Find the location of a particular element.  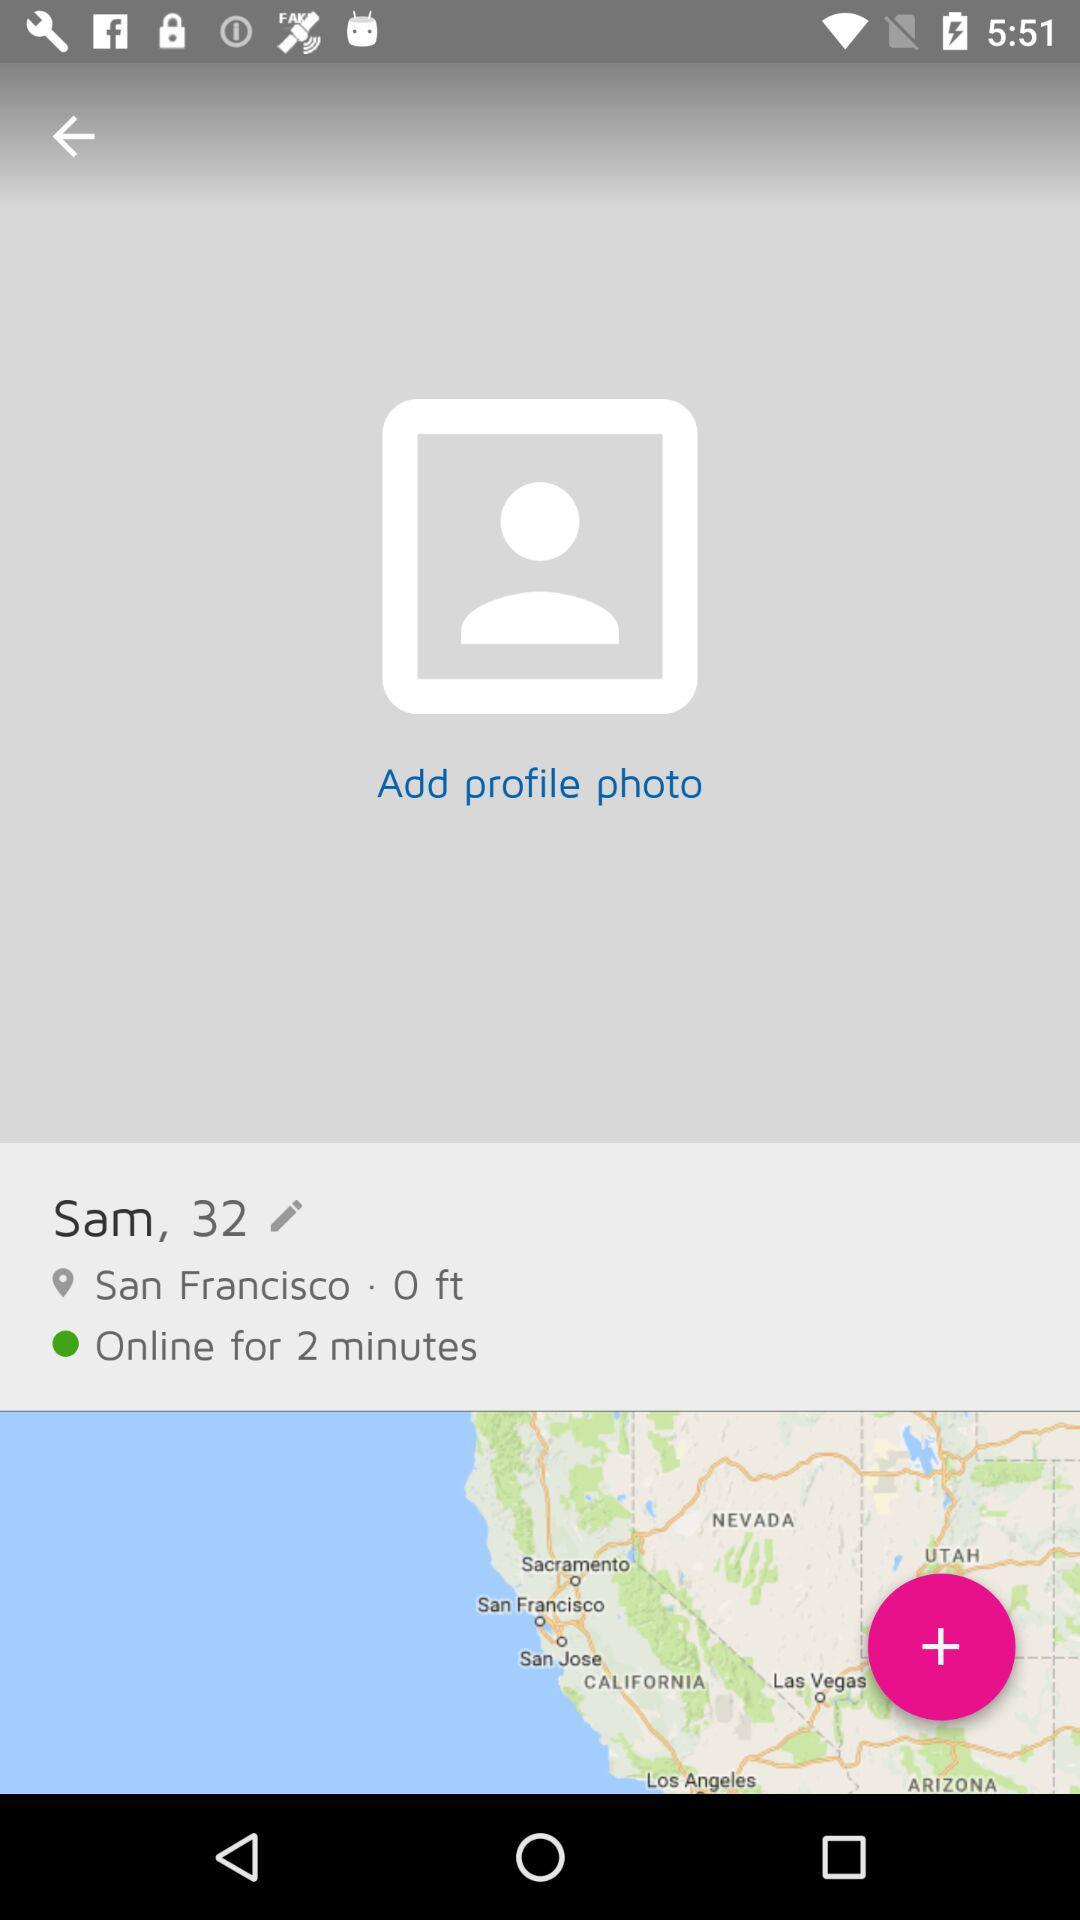

icon above sam is located at coordinates (72, 135).